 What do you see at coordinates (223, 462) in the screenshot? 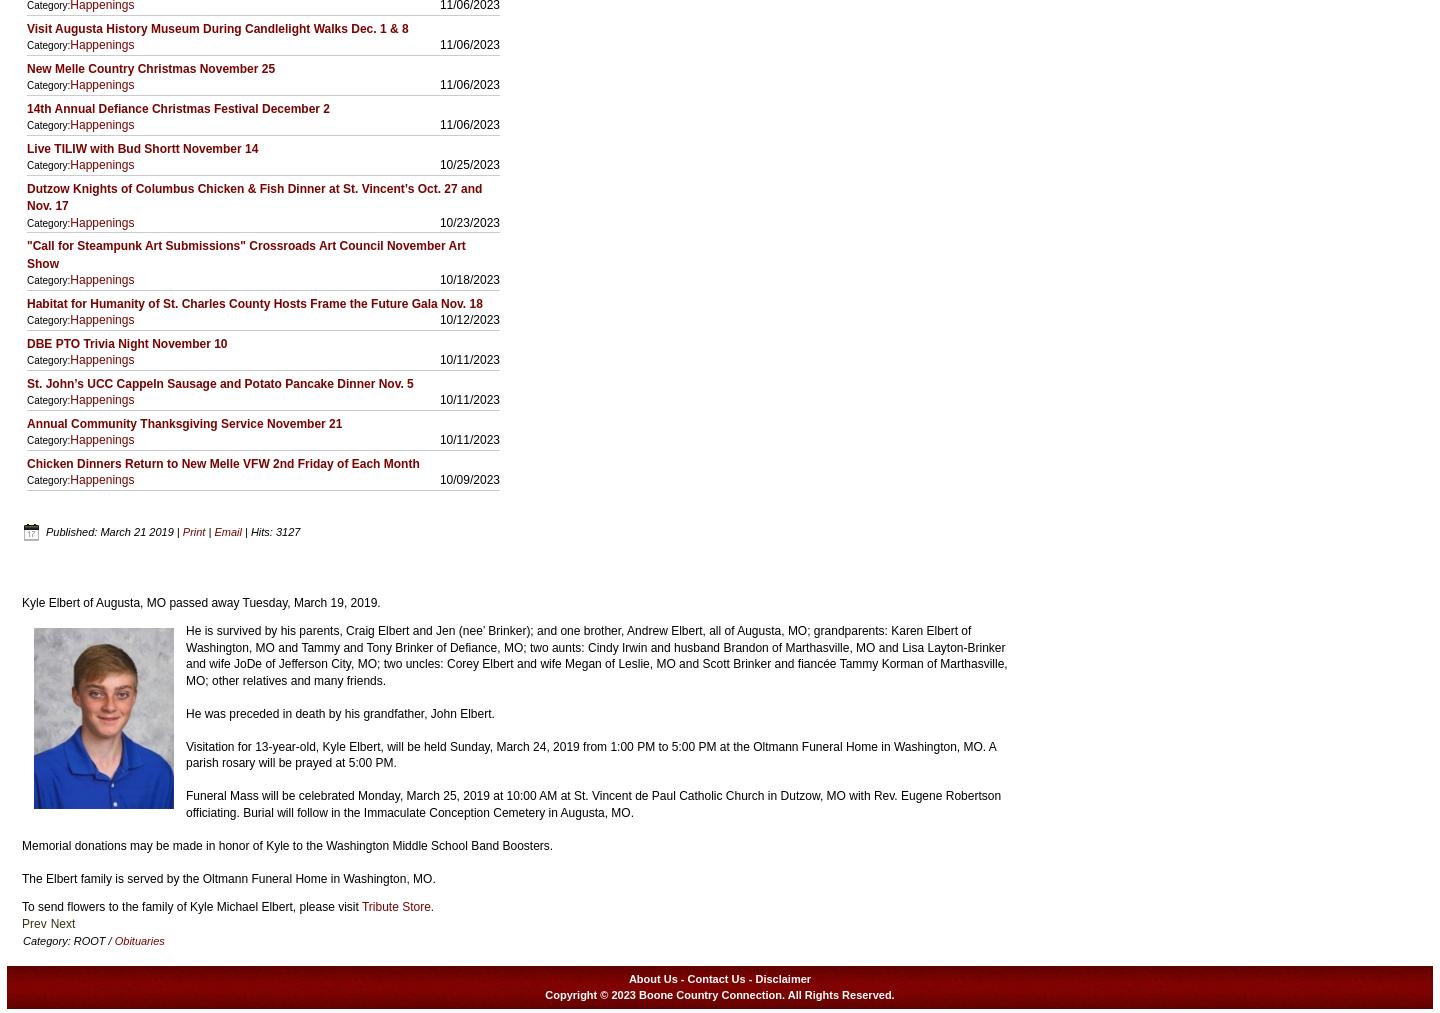
I see `'Chicken Dinners Return to New Melle VFW 2nd Friday of Each Month'` at bounding box center [223, 462].